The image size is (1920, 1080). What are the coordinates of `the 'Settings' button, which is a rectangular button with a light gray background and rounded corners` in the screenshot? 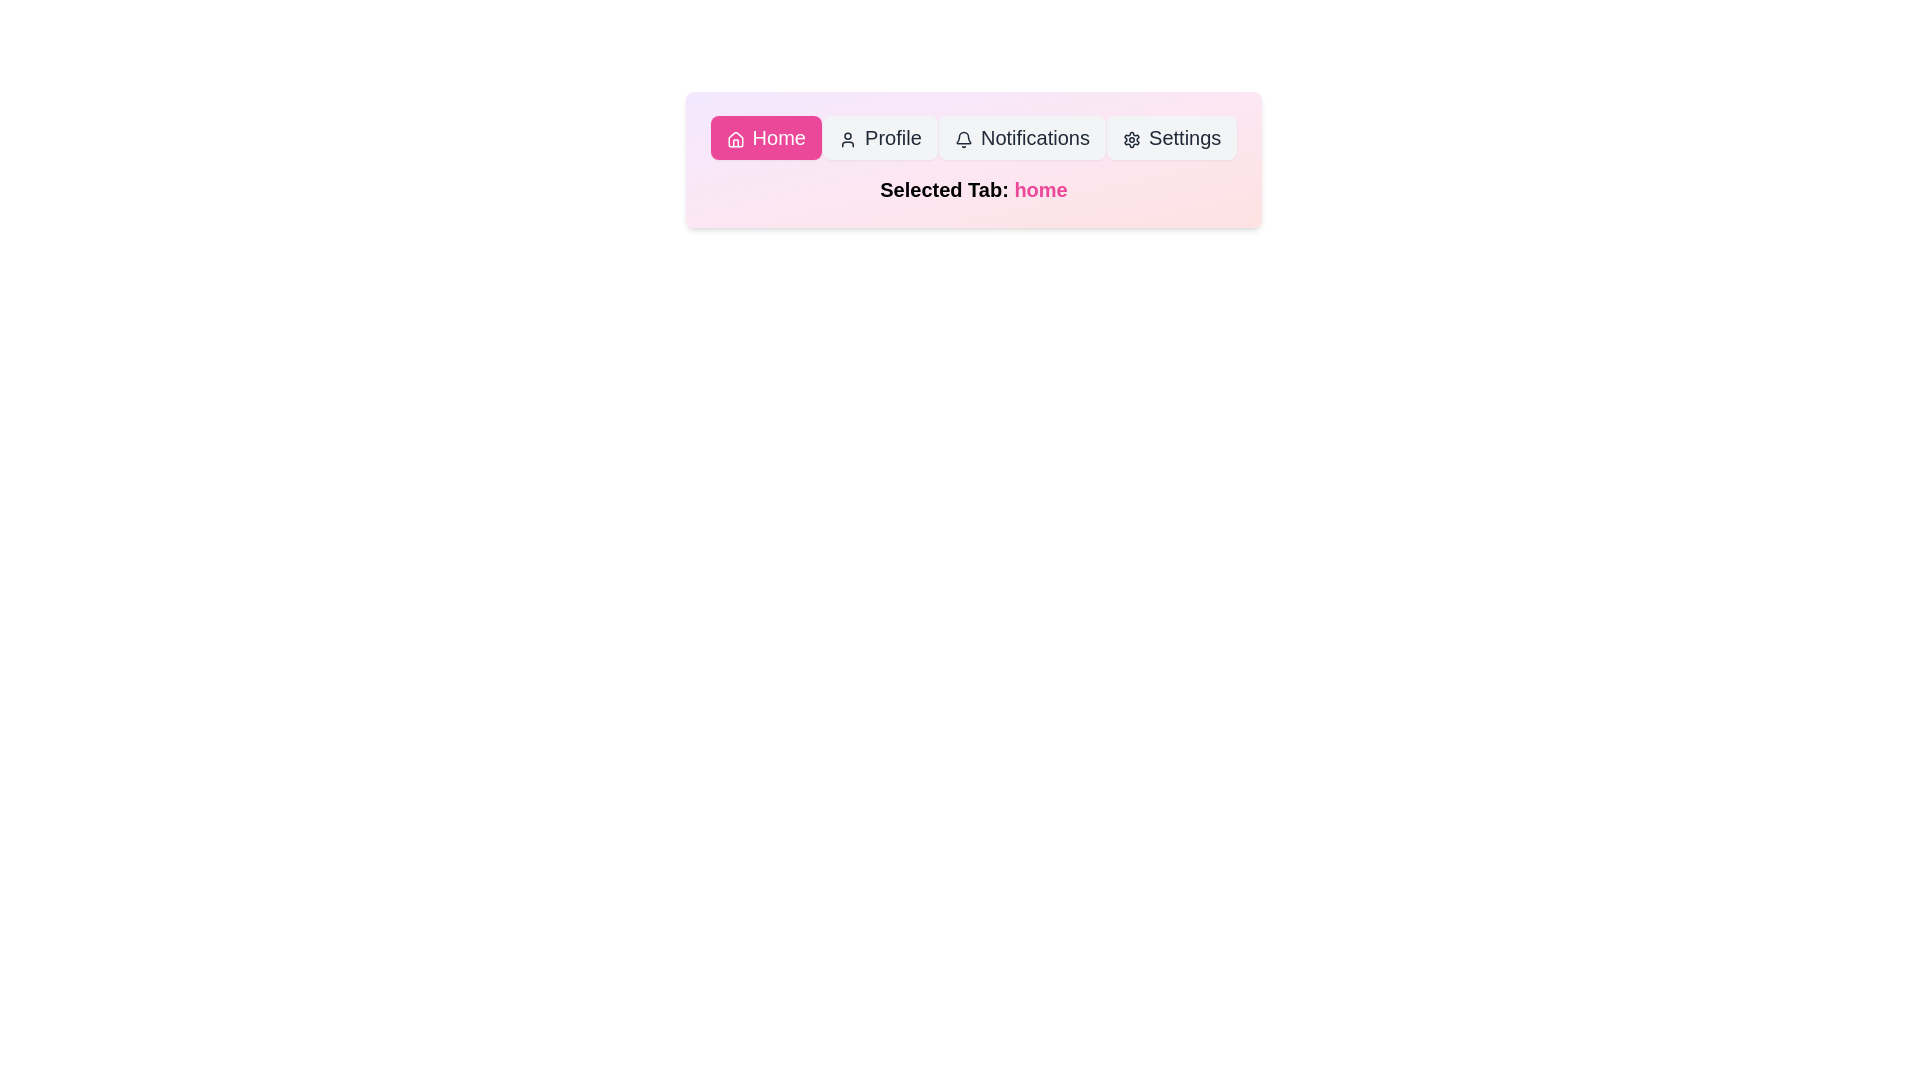 It's located at (1172, 137).